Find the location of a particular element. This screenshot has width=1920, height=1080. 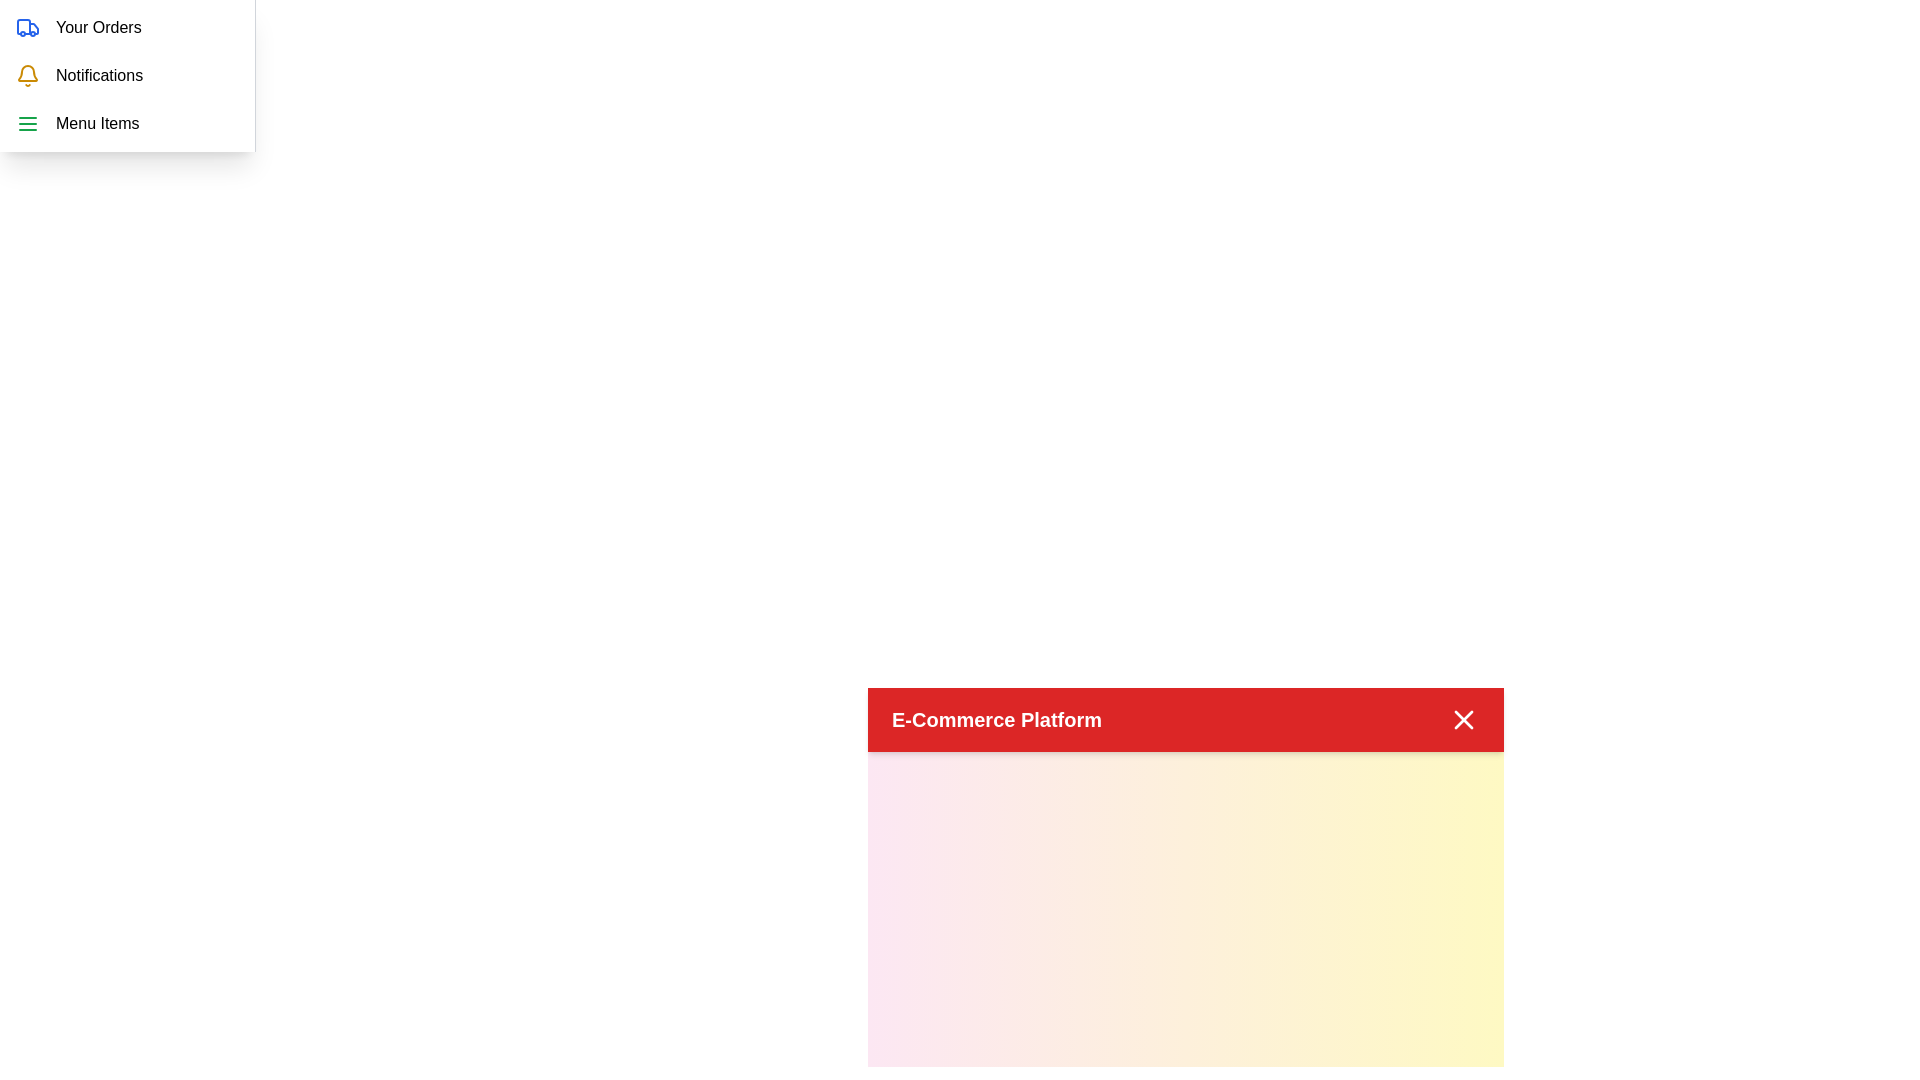

the leftmost icon in the 'Menu Items' group is located at coordinates (28, 123).